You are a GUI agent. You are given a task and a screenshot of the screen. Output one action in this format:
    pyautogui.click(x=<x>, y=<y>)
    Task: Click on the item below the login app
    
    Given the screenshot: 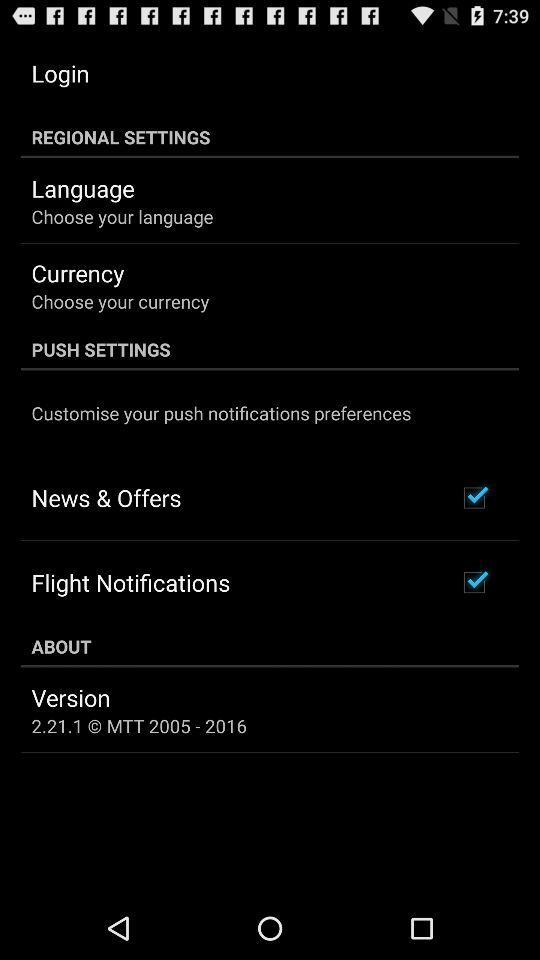 What is the action you would take?
    pyautogui.click(x=270, y=136)
    